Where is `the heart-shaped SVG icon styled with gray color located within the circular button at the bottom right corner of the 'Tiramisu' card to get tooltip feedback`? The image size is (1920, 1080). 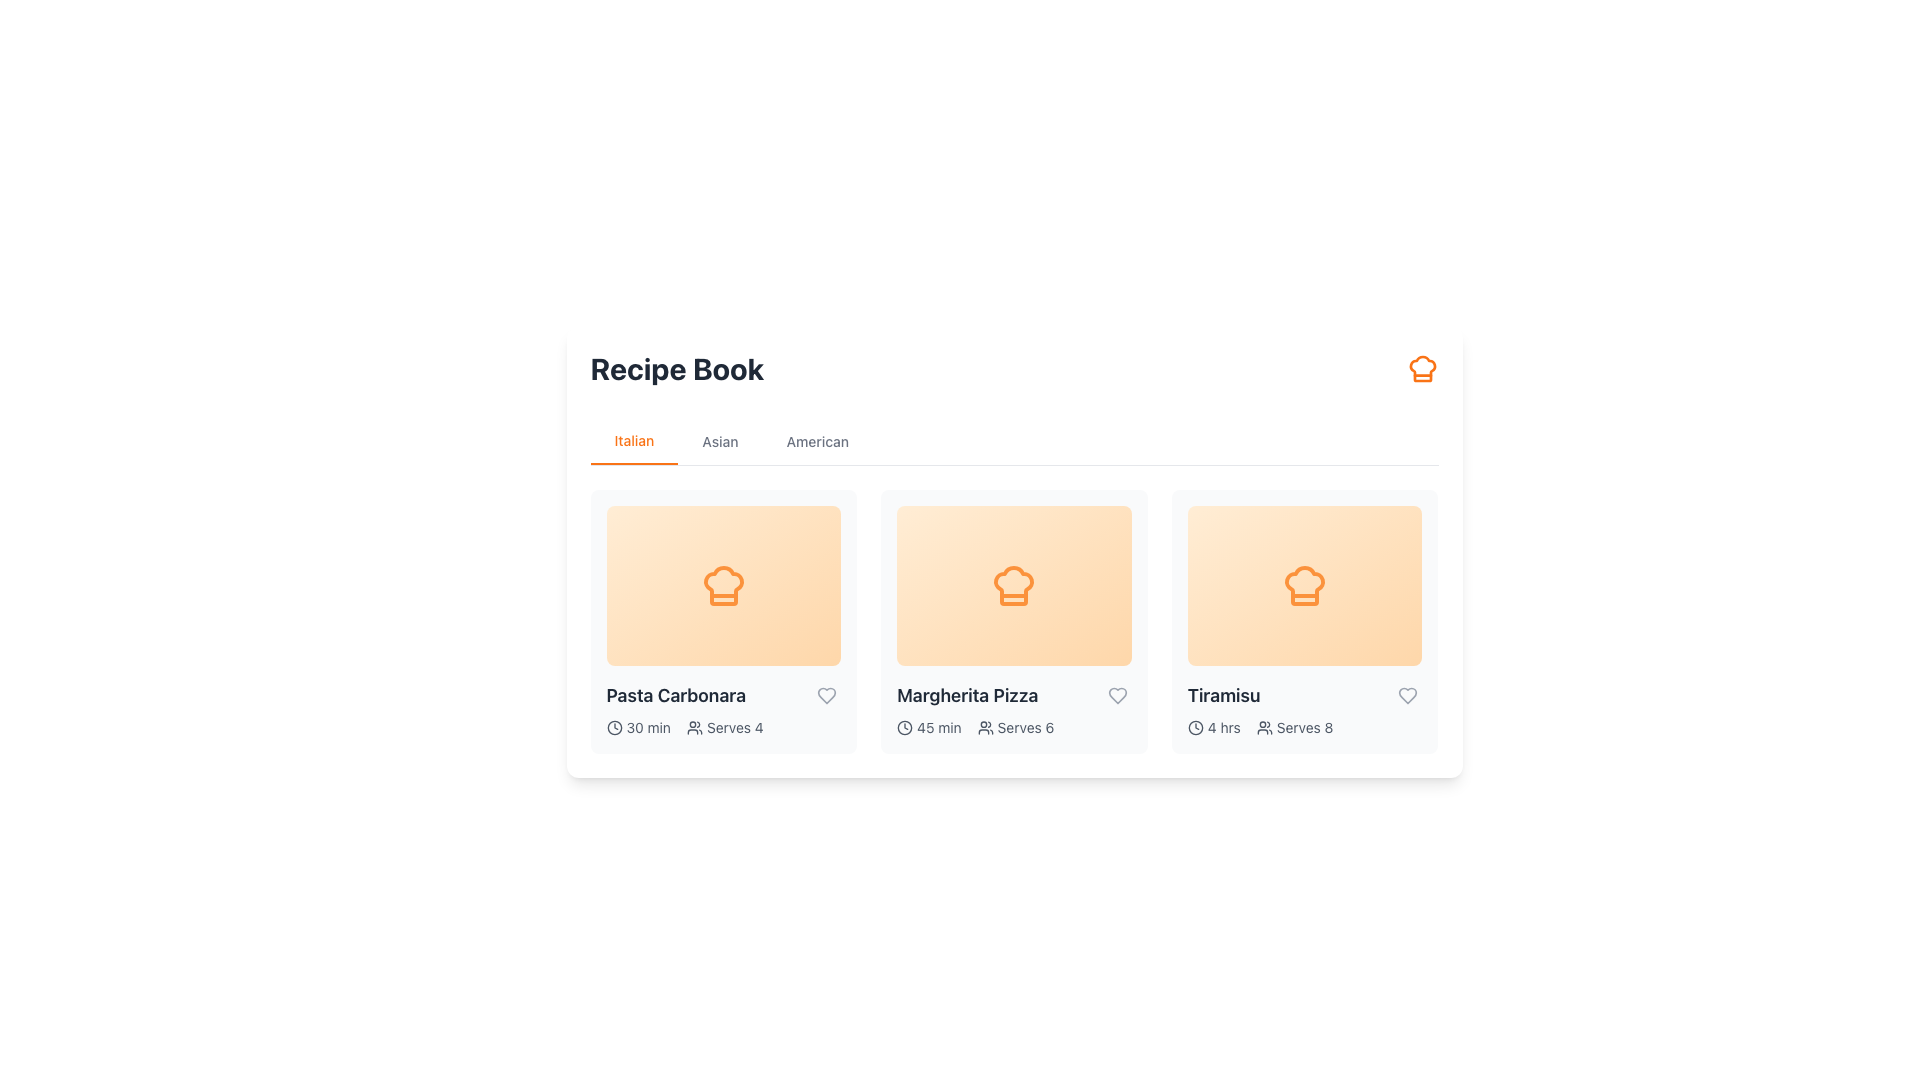 the heart-shaped SVG icon styled with gray color located within the circular button at the bottom right corner of the 'Tiramisu' card to get tooltip feedback is located at coordinates (1407, 694).